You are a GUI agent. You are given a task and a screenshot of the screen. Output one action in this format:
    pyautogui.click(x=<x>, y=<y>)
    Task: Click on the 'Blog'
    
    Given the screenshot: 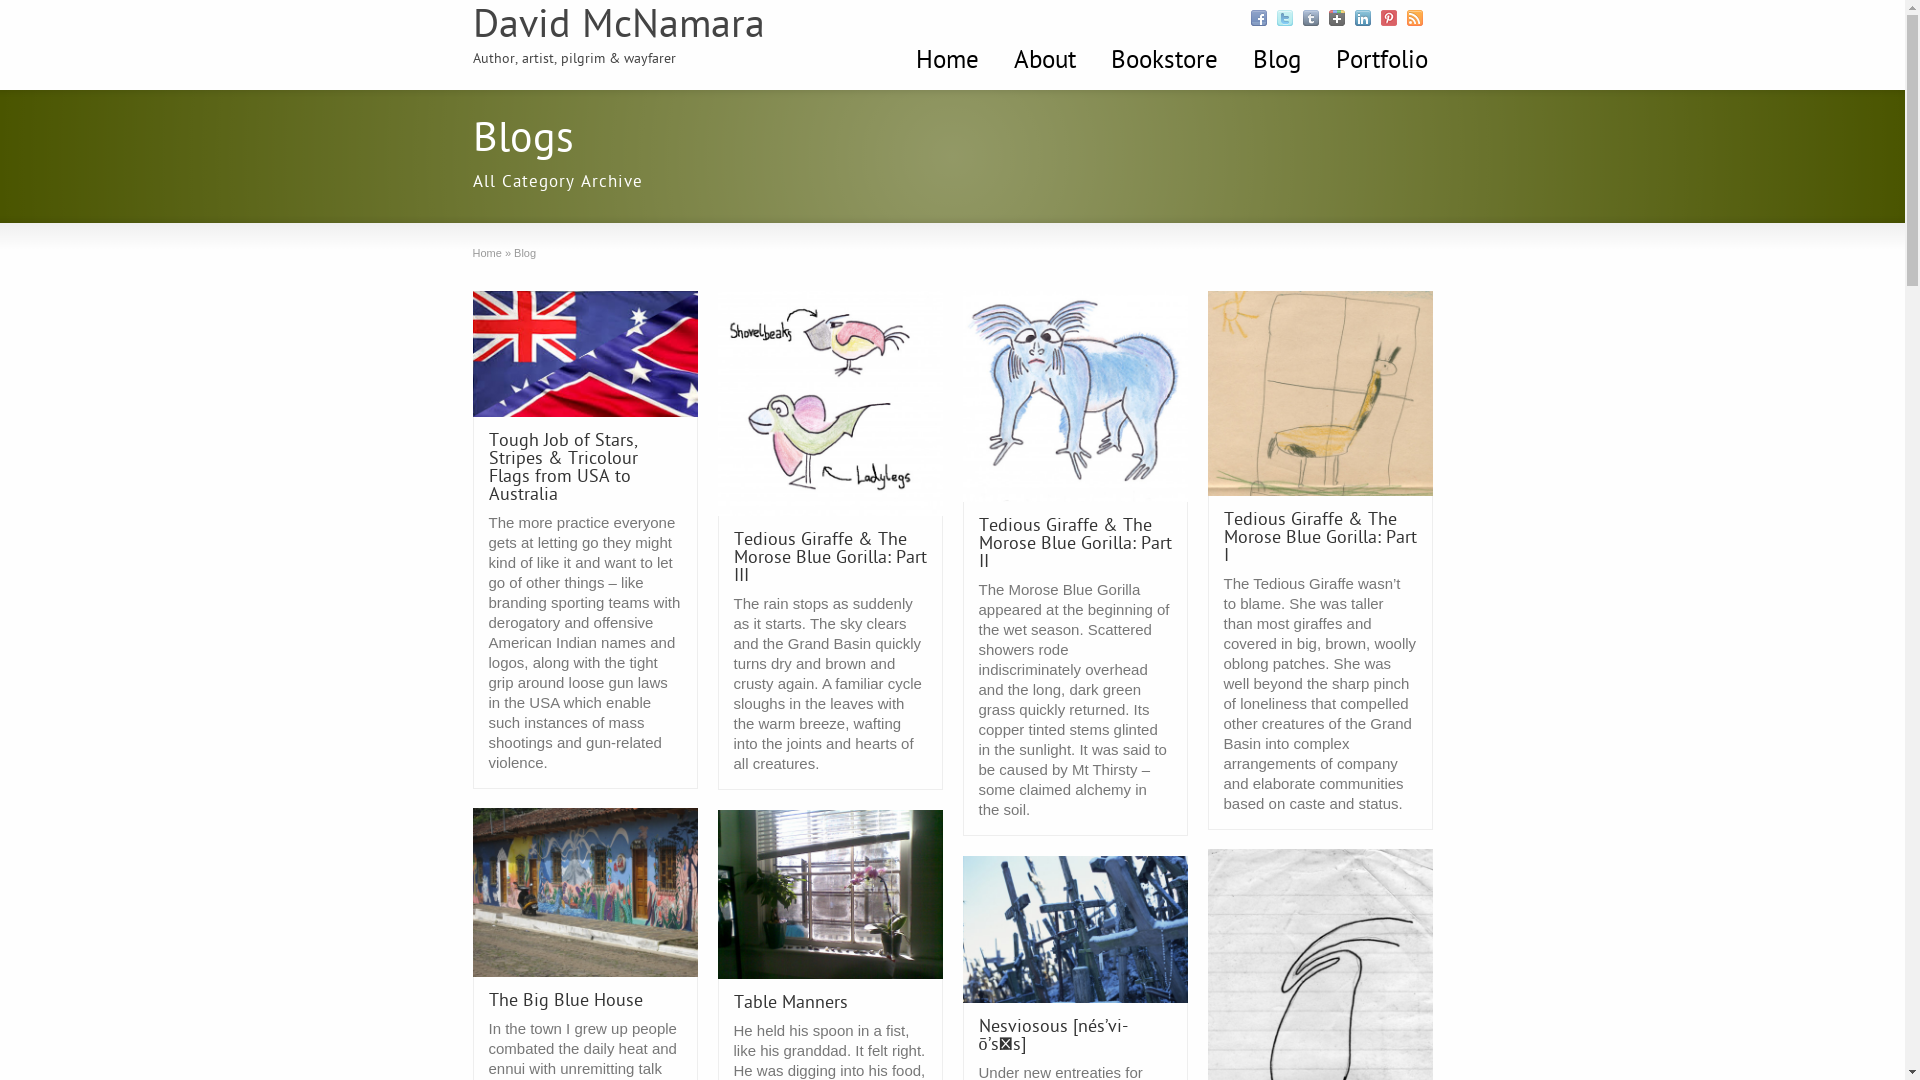 What is the action you would take?
    pyautogui.click(x=1275, y=61)
    